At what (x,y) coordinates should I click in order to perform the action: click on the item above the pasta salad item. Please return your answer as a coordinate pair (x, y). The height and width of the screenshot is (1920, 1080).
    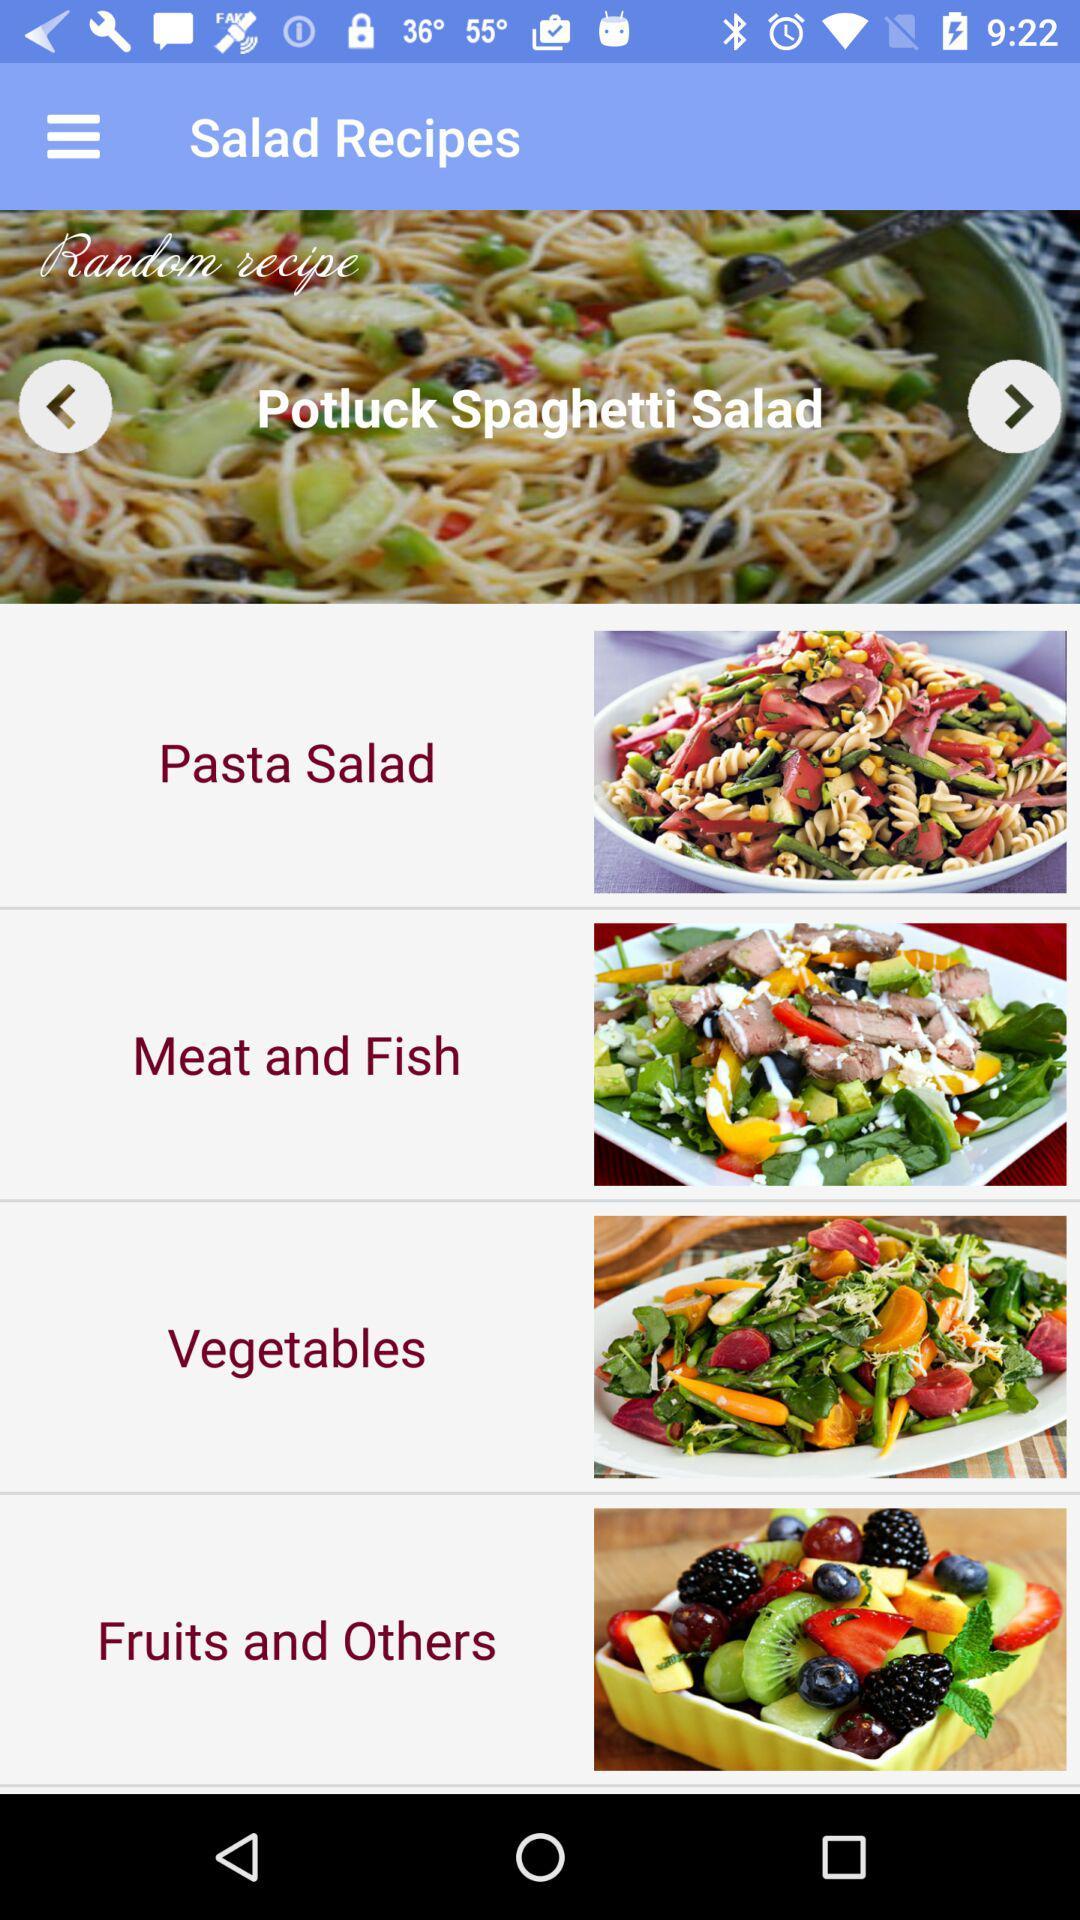
    Looking at the image, I should click on (540, 405).